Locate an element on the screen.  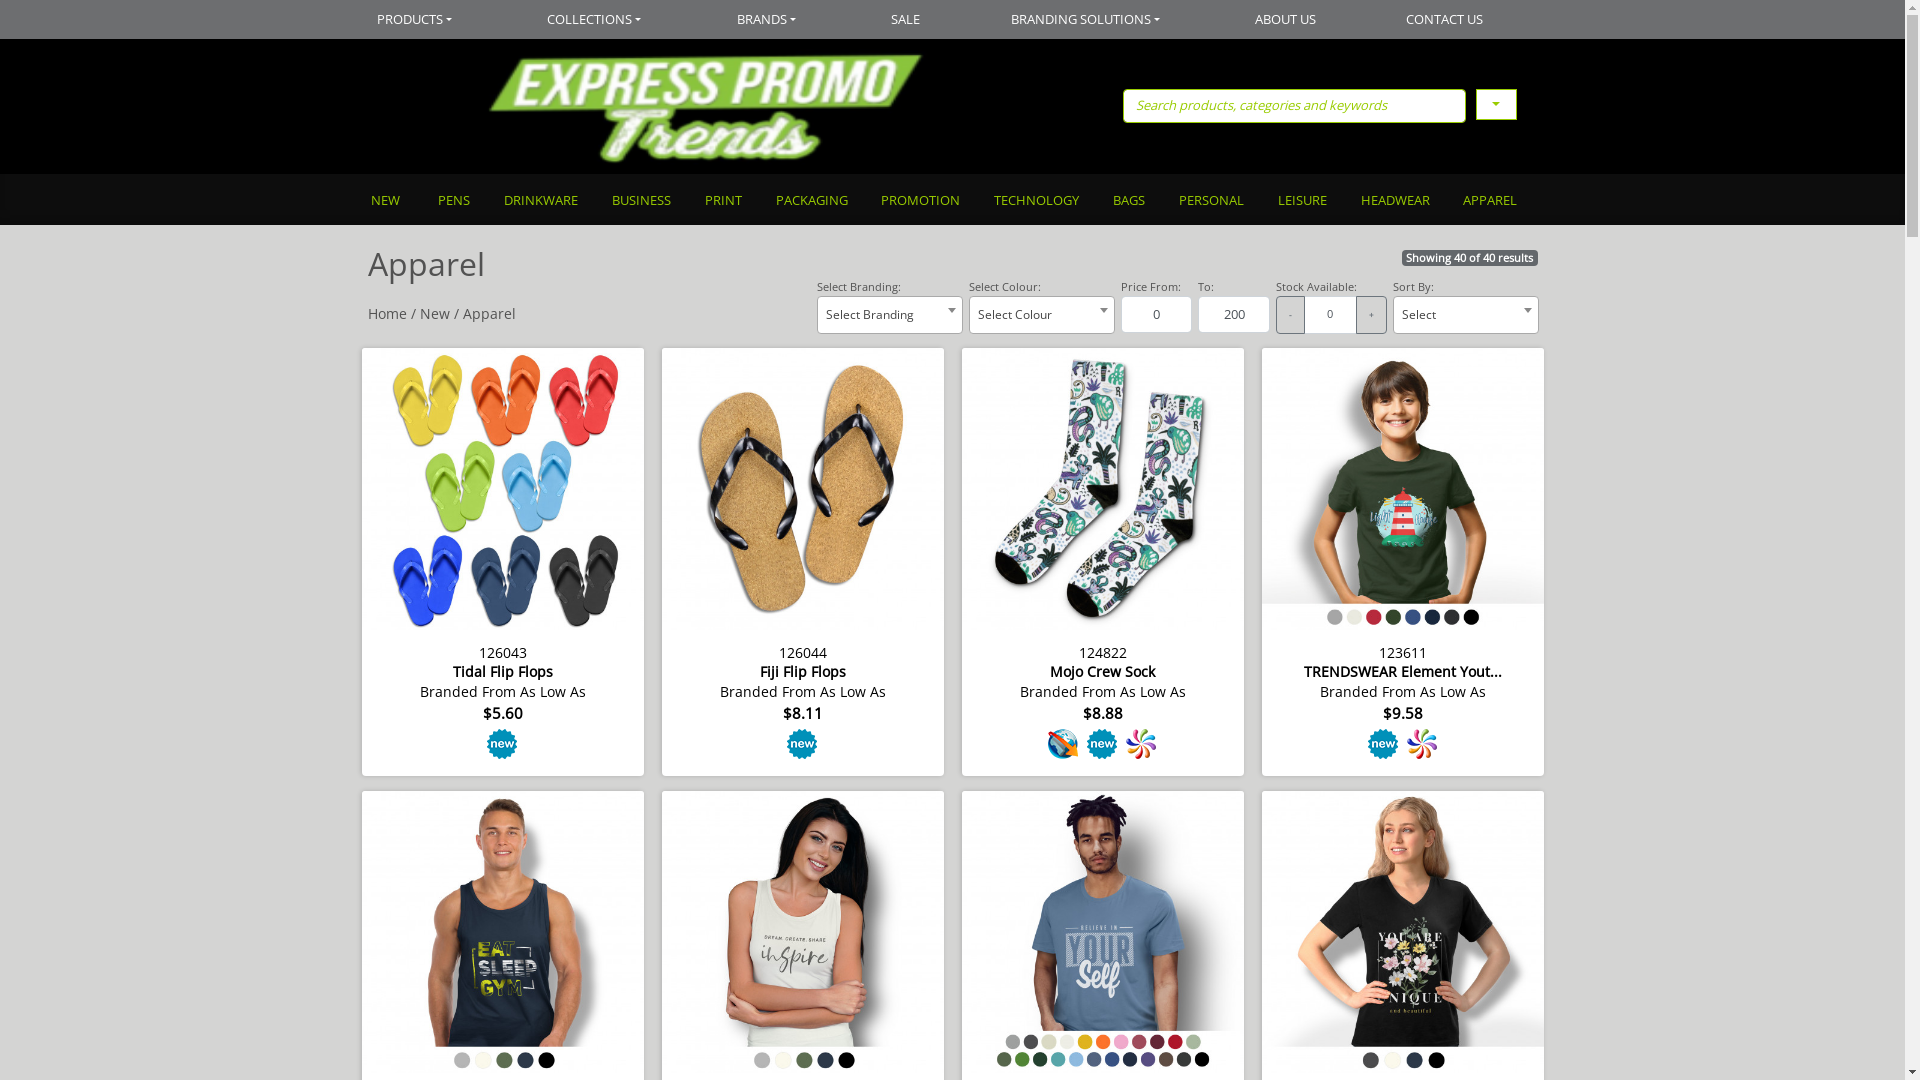
'SALE' is located at coordinates (846, 19).